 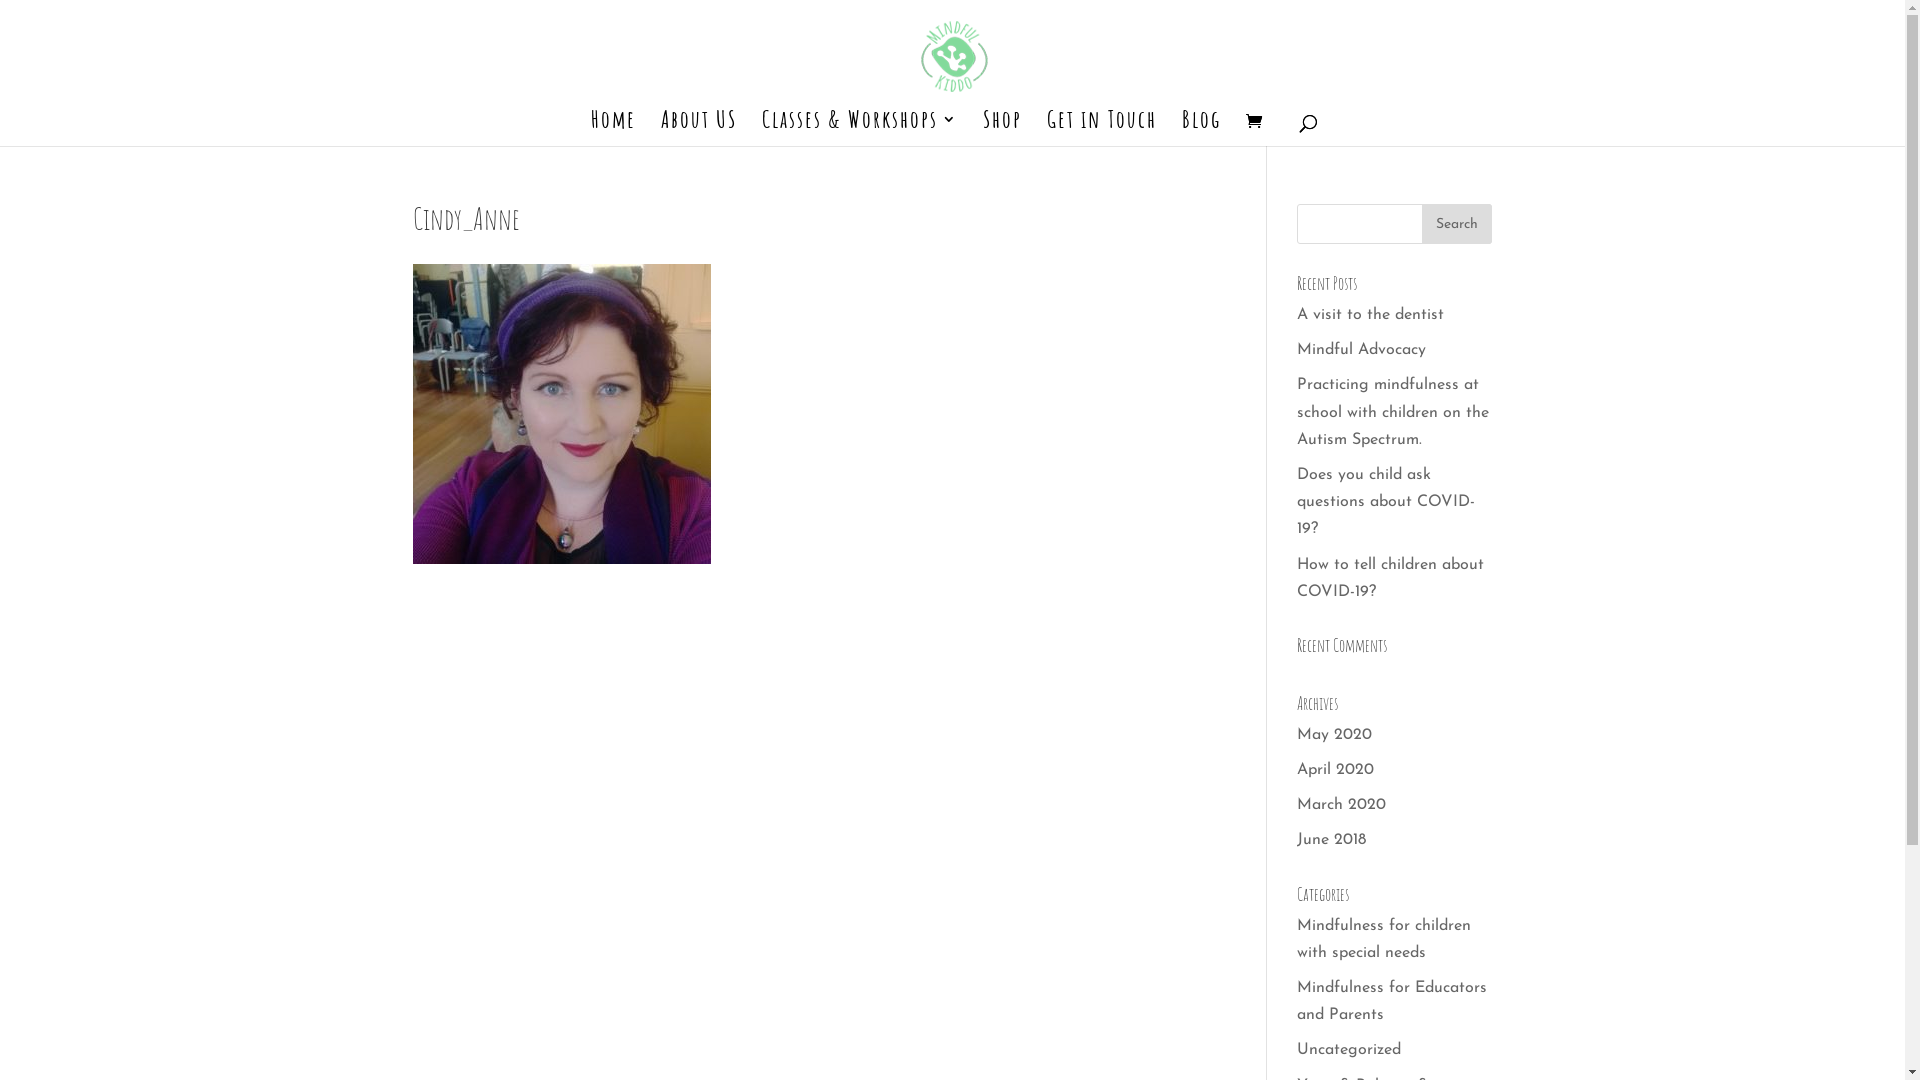 I want to click on 'Search', so click(x=1457, y=223).